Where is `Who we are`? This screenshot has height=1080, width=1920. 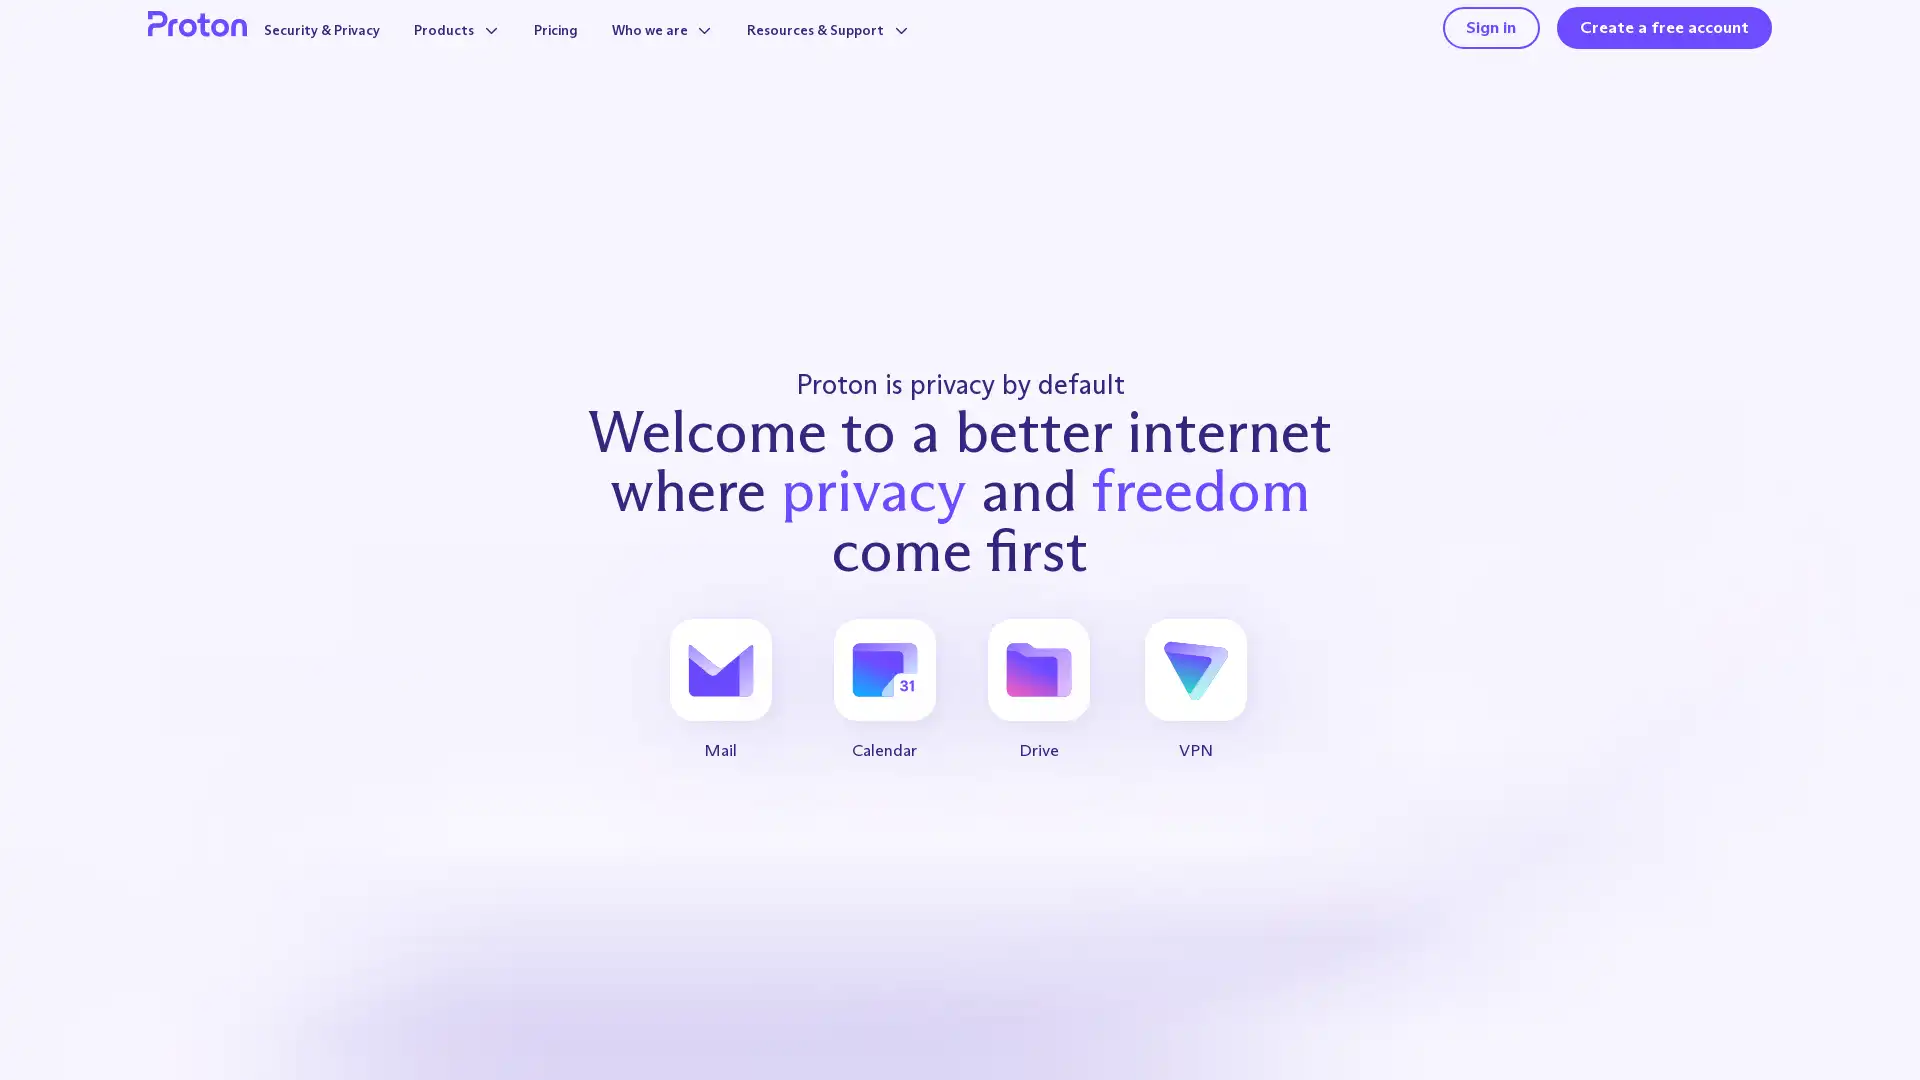 Who we are is located at coordinates (679, 51).